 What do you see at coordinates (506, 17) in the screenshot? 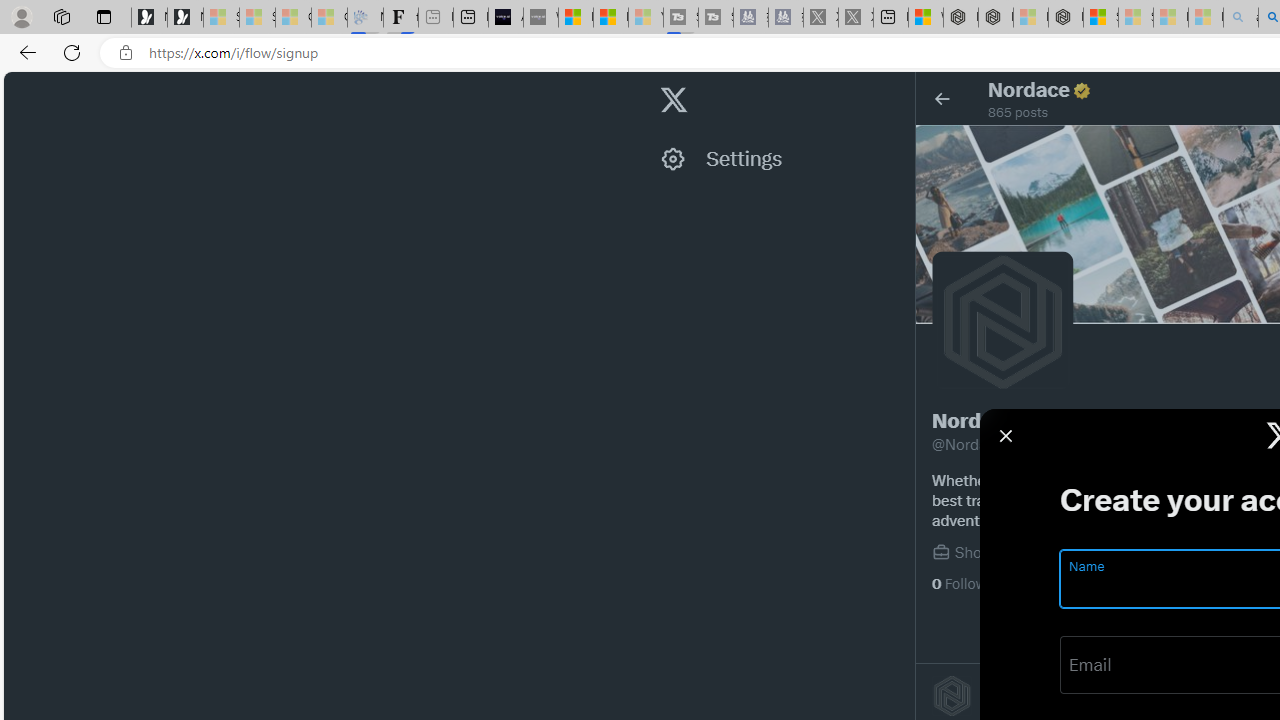
I see `'AI Voice Changer for PC and Mac - Voice.ai'` at bounding box center [506, 17].